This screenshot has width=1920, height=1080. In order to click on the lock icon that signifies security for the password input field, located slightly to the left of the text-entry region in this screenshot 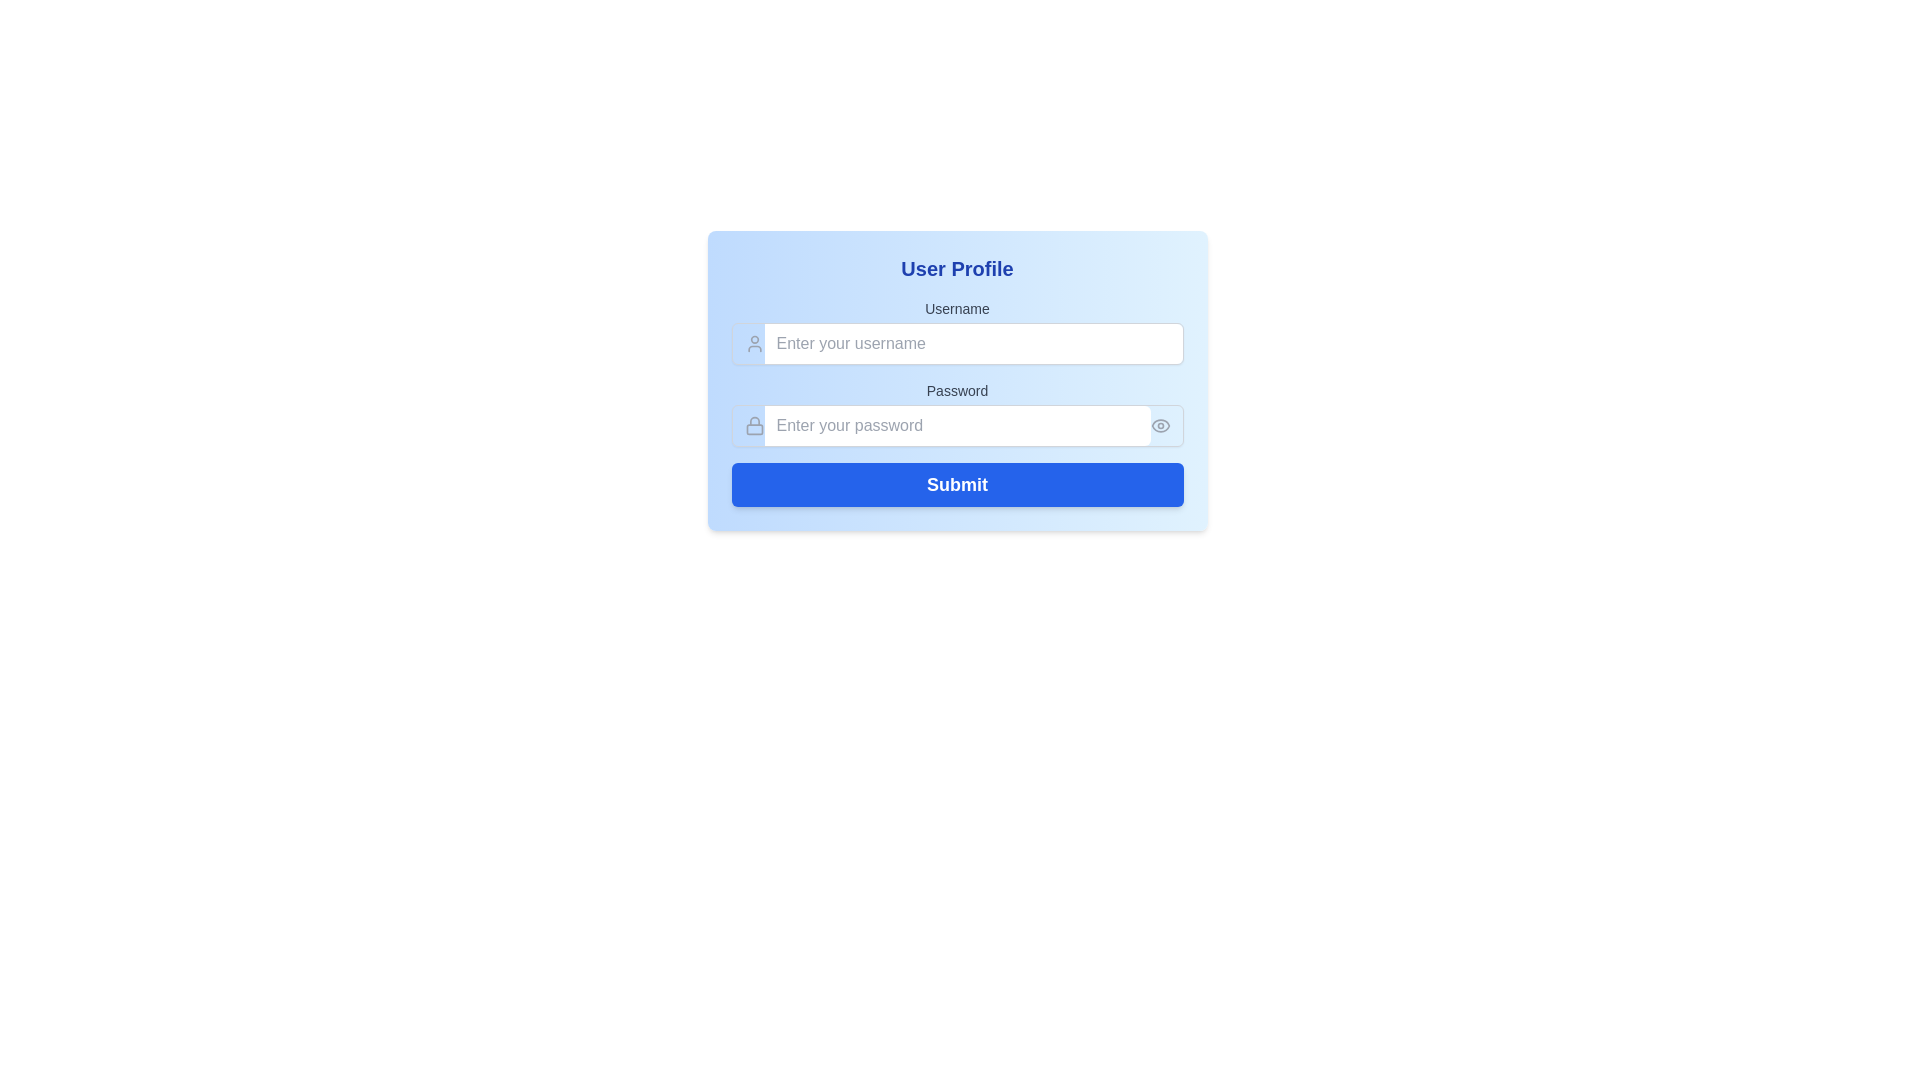, I will do `click(753, 424)`.